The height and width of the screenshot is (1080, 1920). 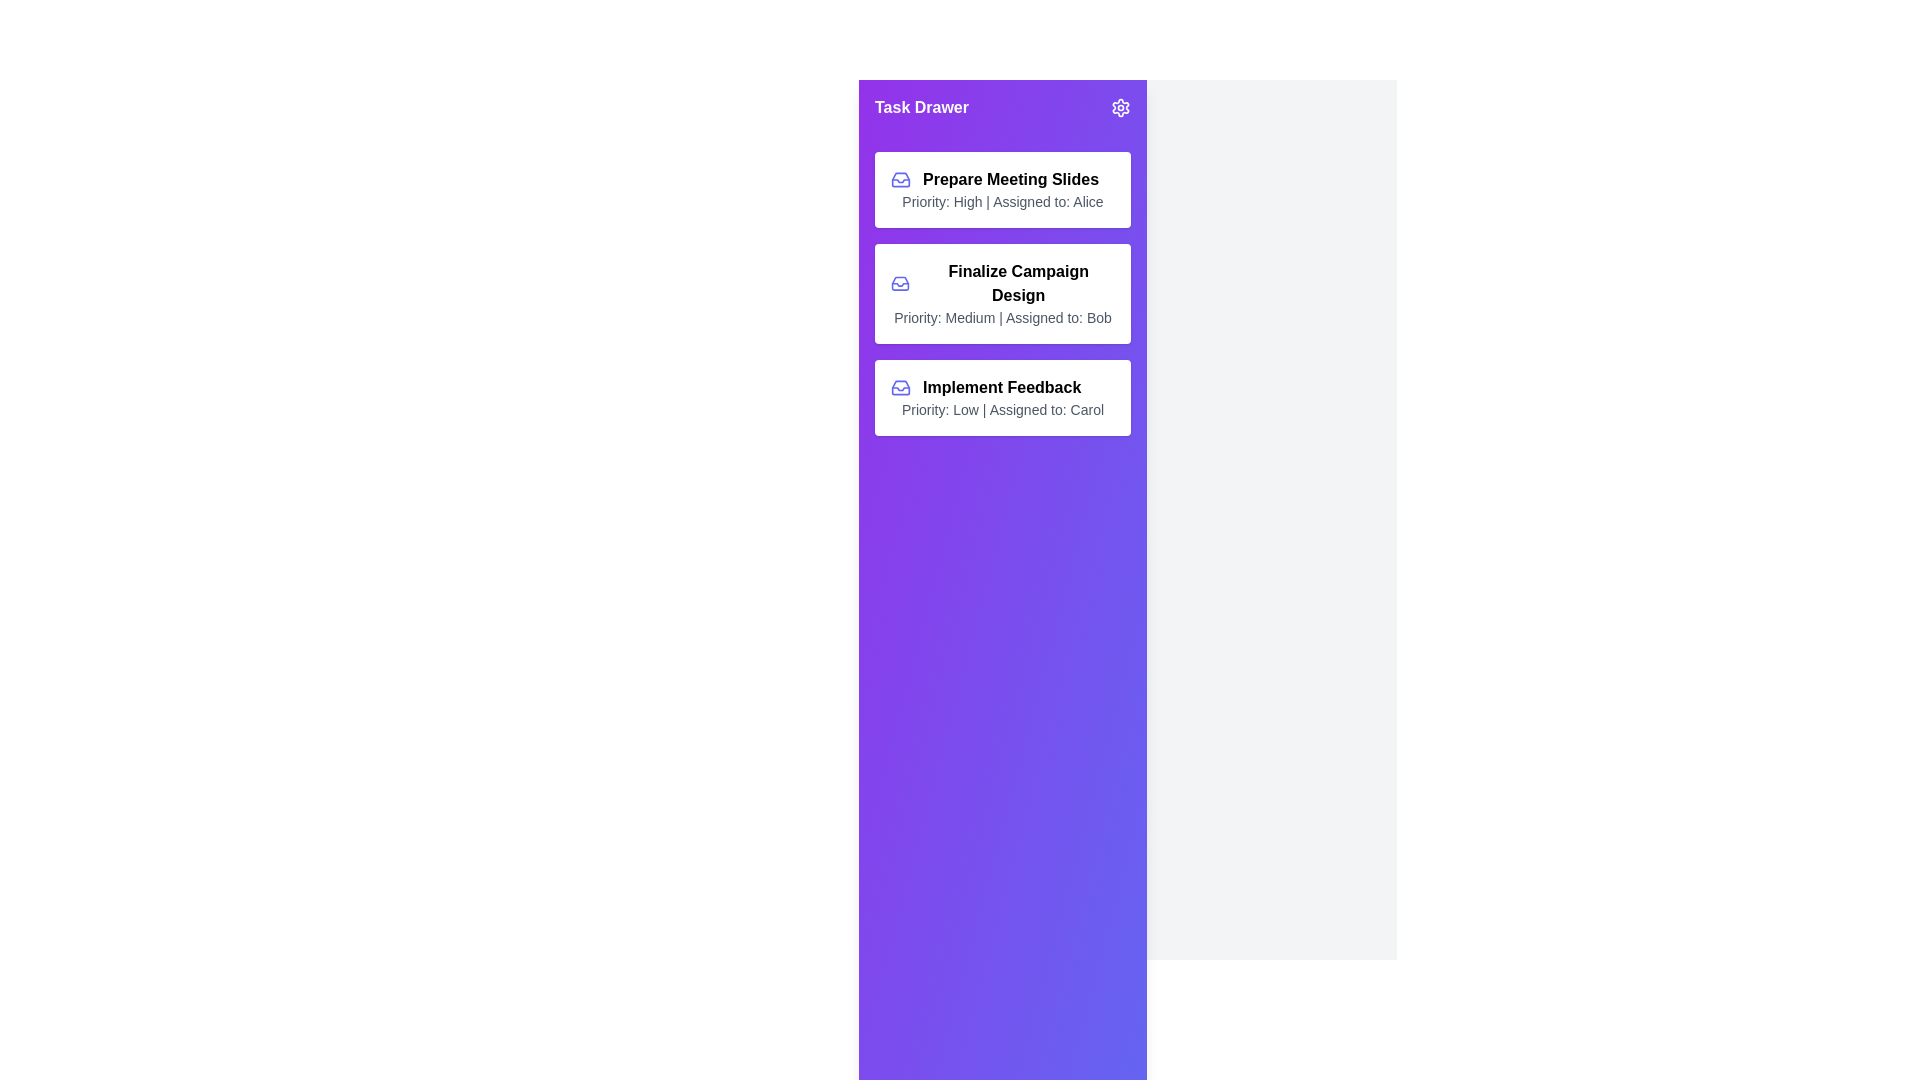 What do you see at coordinates (1003, 189) in the screenshot?
I see `the task titled 'Prepare Meeting Slides' to interact with it` at bounding box center [1003, 189].